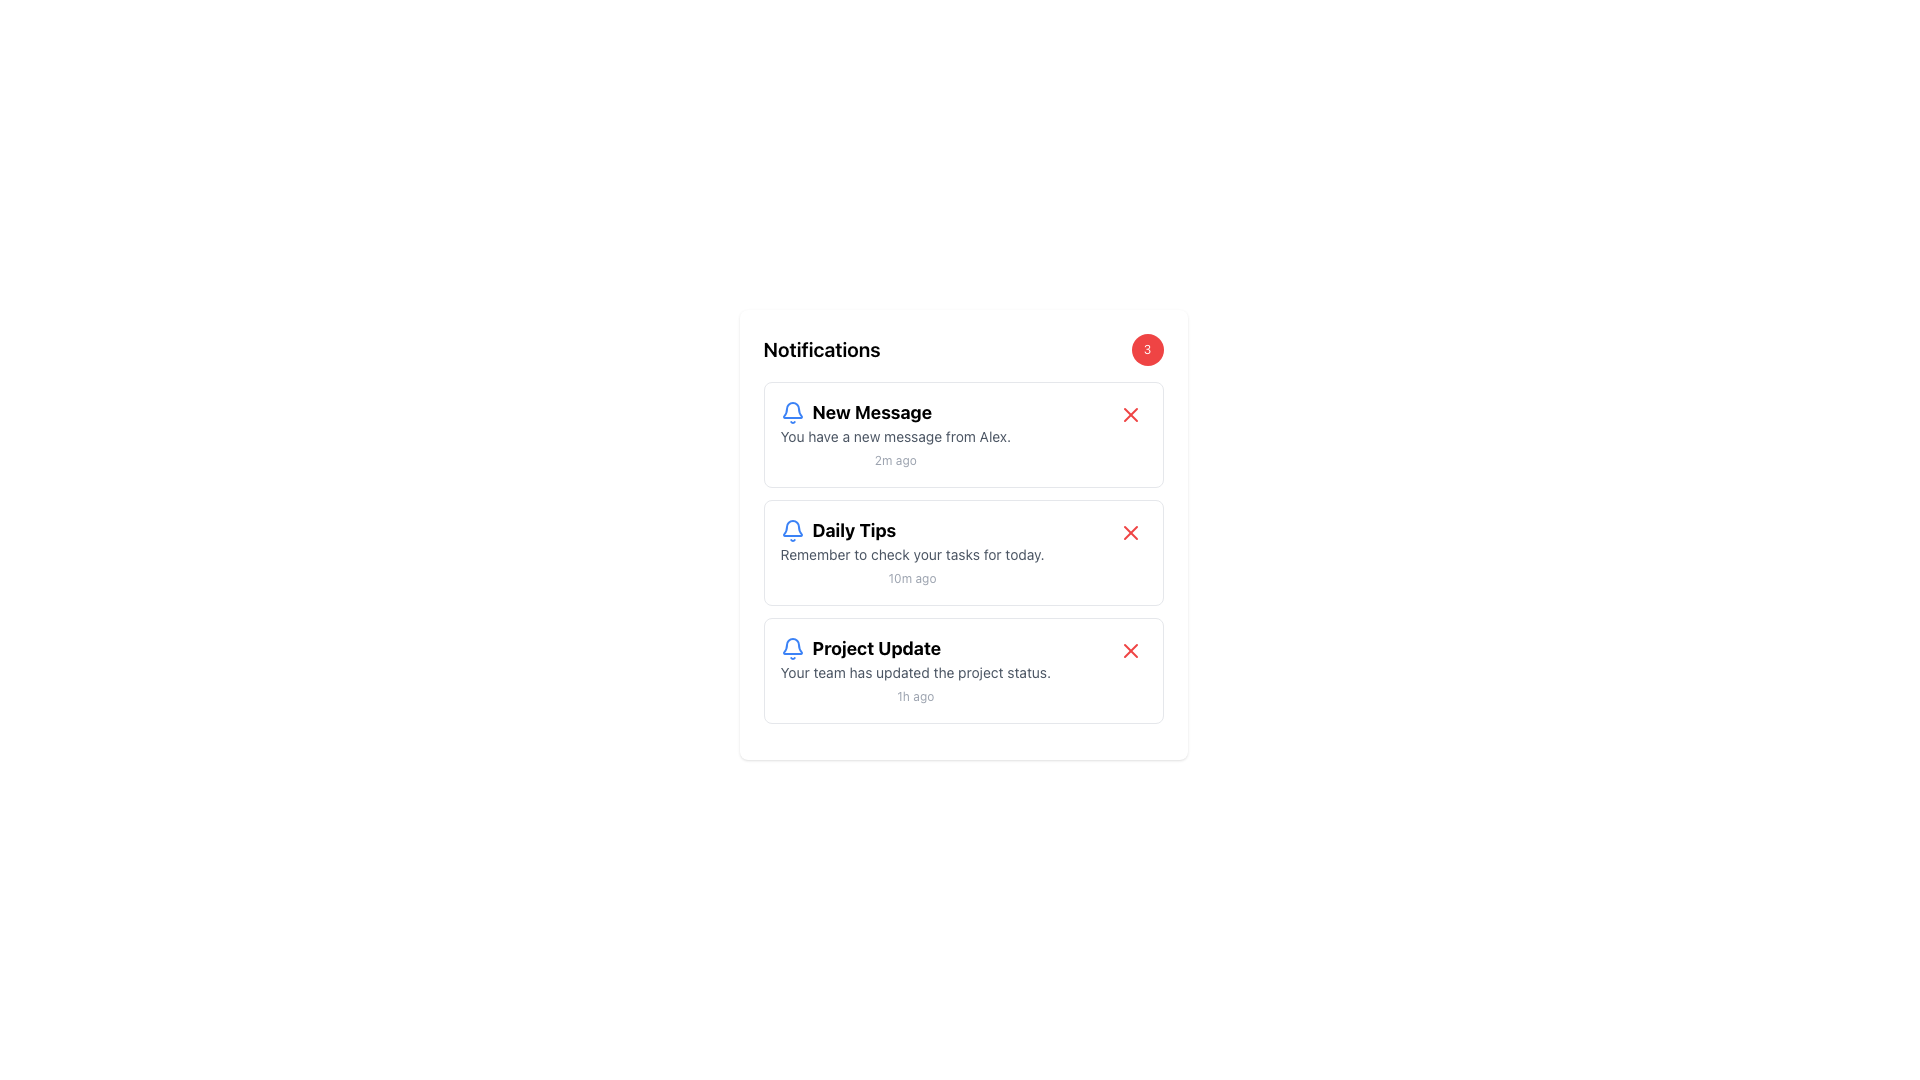 This screenshot has width=1920, height=1080. I want to click on the Text Label that serves as the title of the notification, which is located to the immediate right of a blue bell icon and above the text 'You have a new message from Alex.', so click(894, 411).